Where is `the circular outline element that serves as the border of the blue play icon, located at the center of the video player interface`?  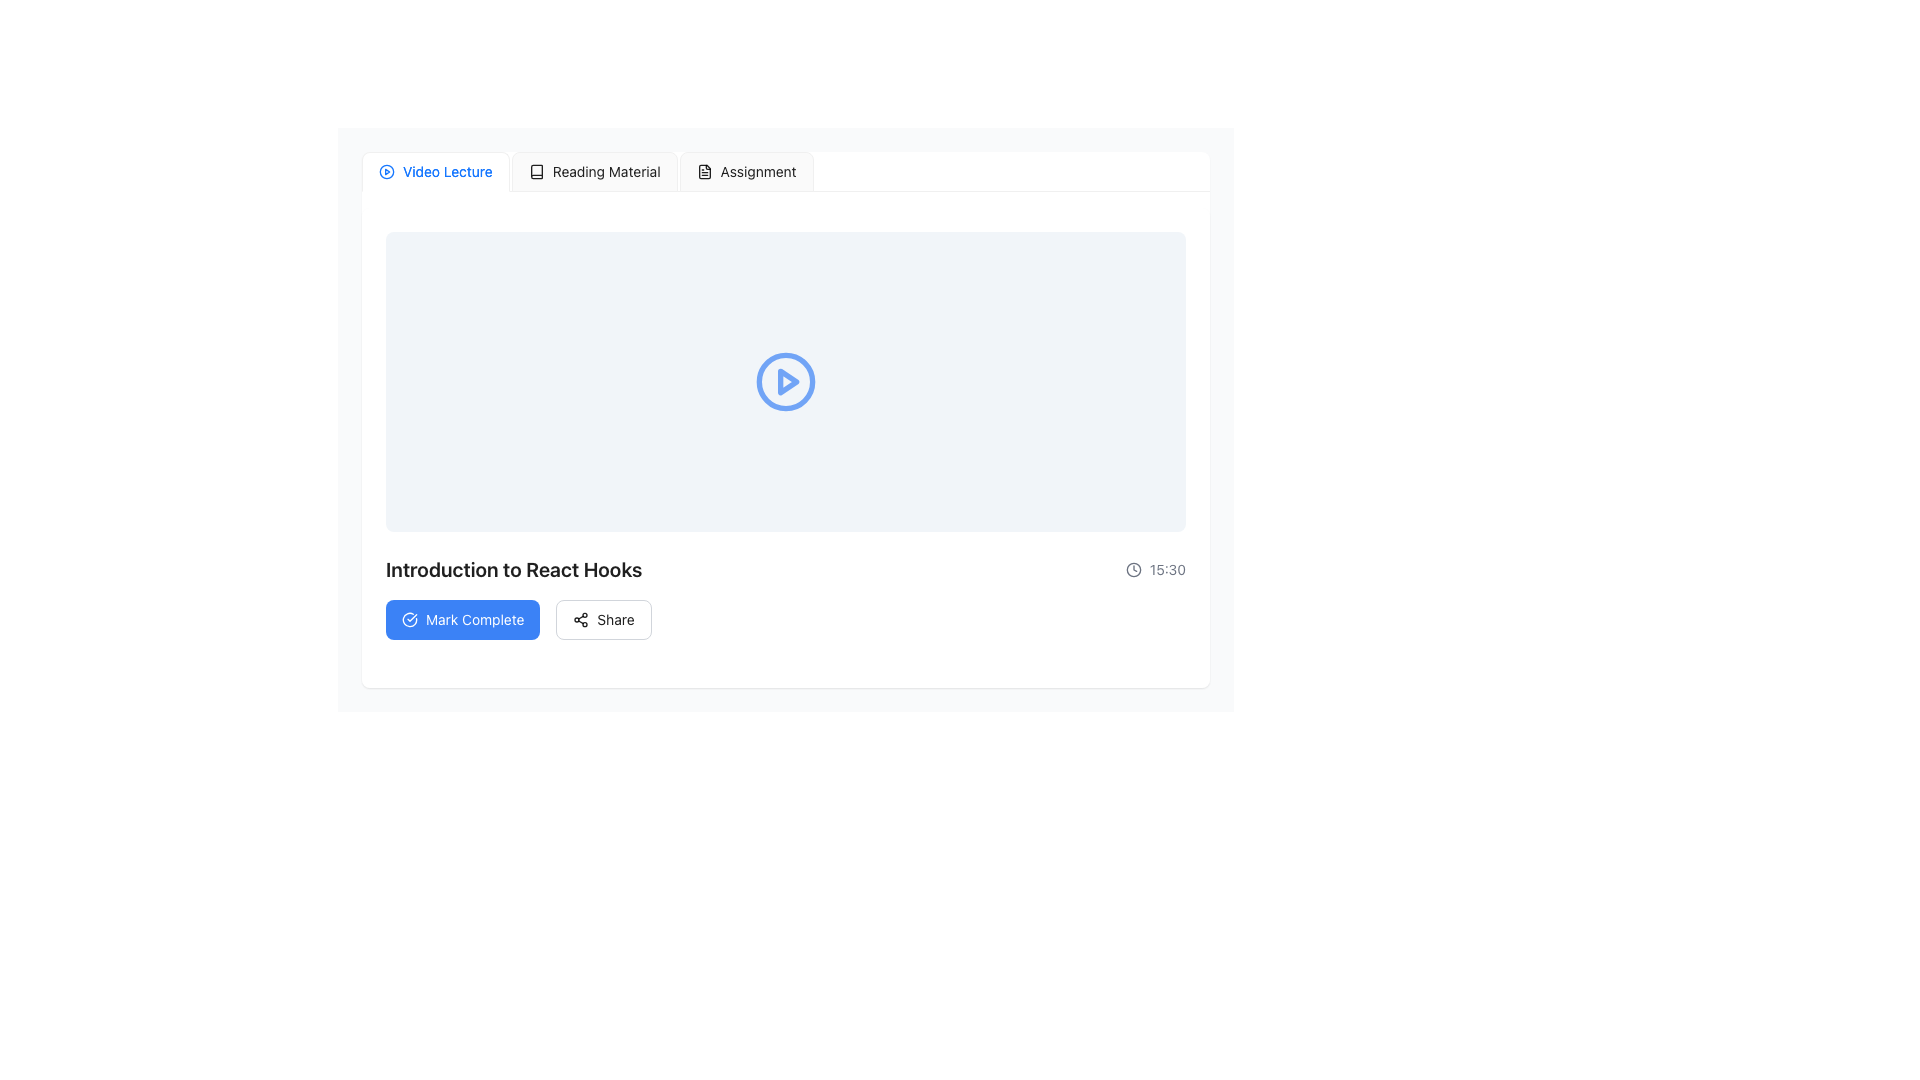
the circular outline element that serves as the border of the blue play icon, located at the center of the video player interface is located at coordinates (785, 381).